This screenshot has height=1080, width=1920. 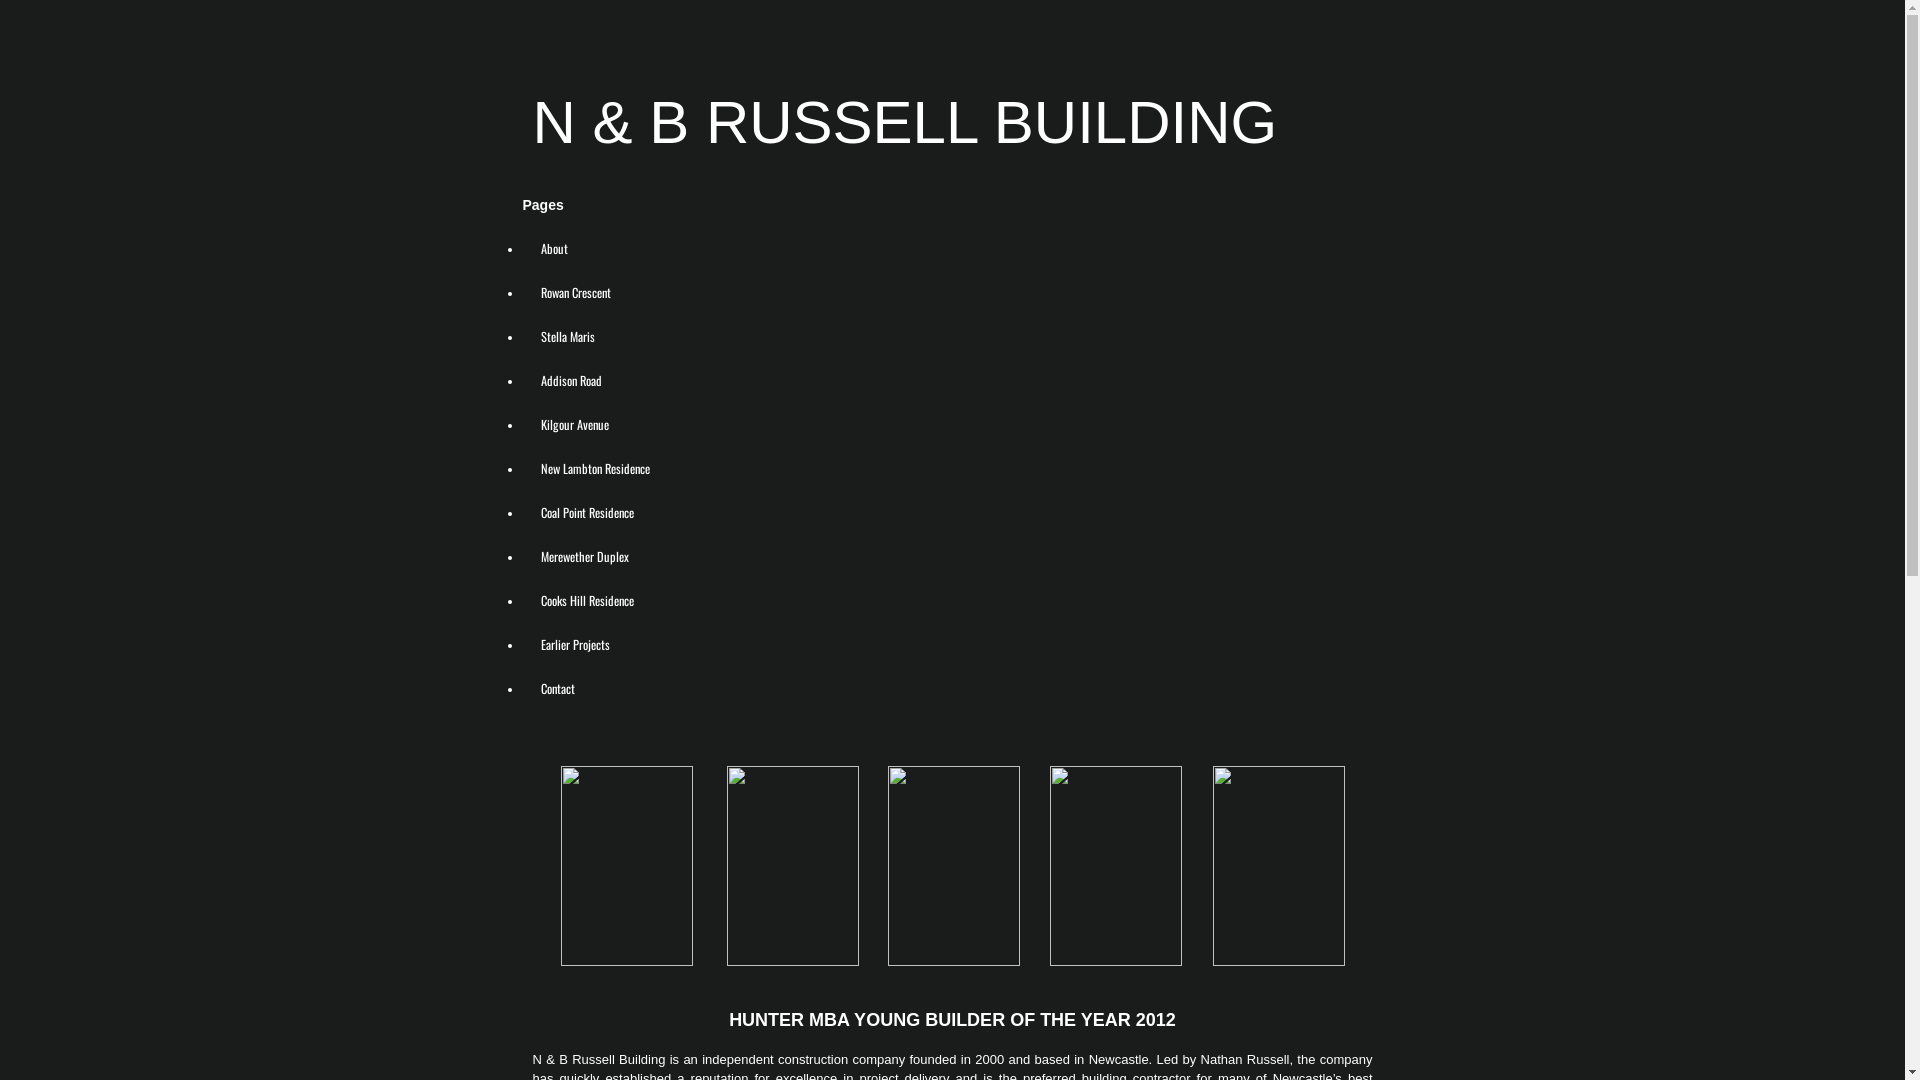 I want to click on 'Earlier Projects', so click(x=522, y=644).